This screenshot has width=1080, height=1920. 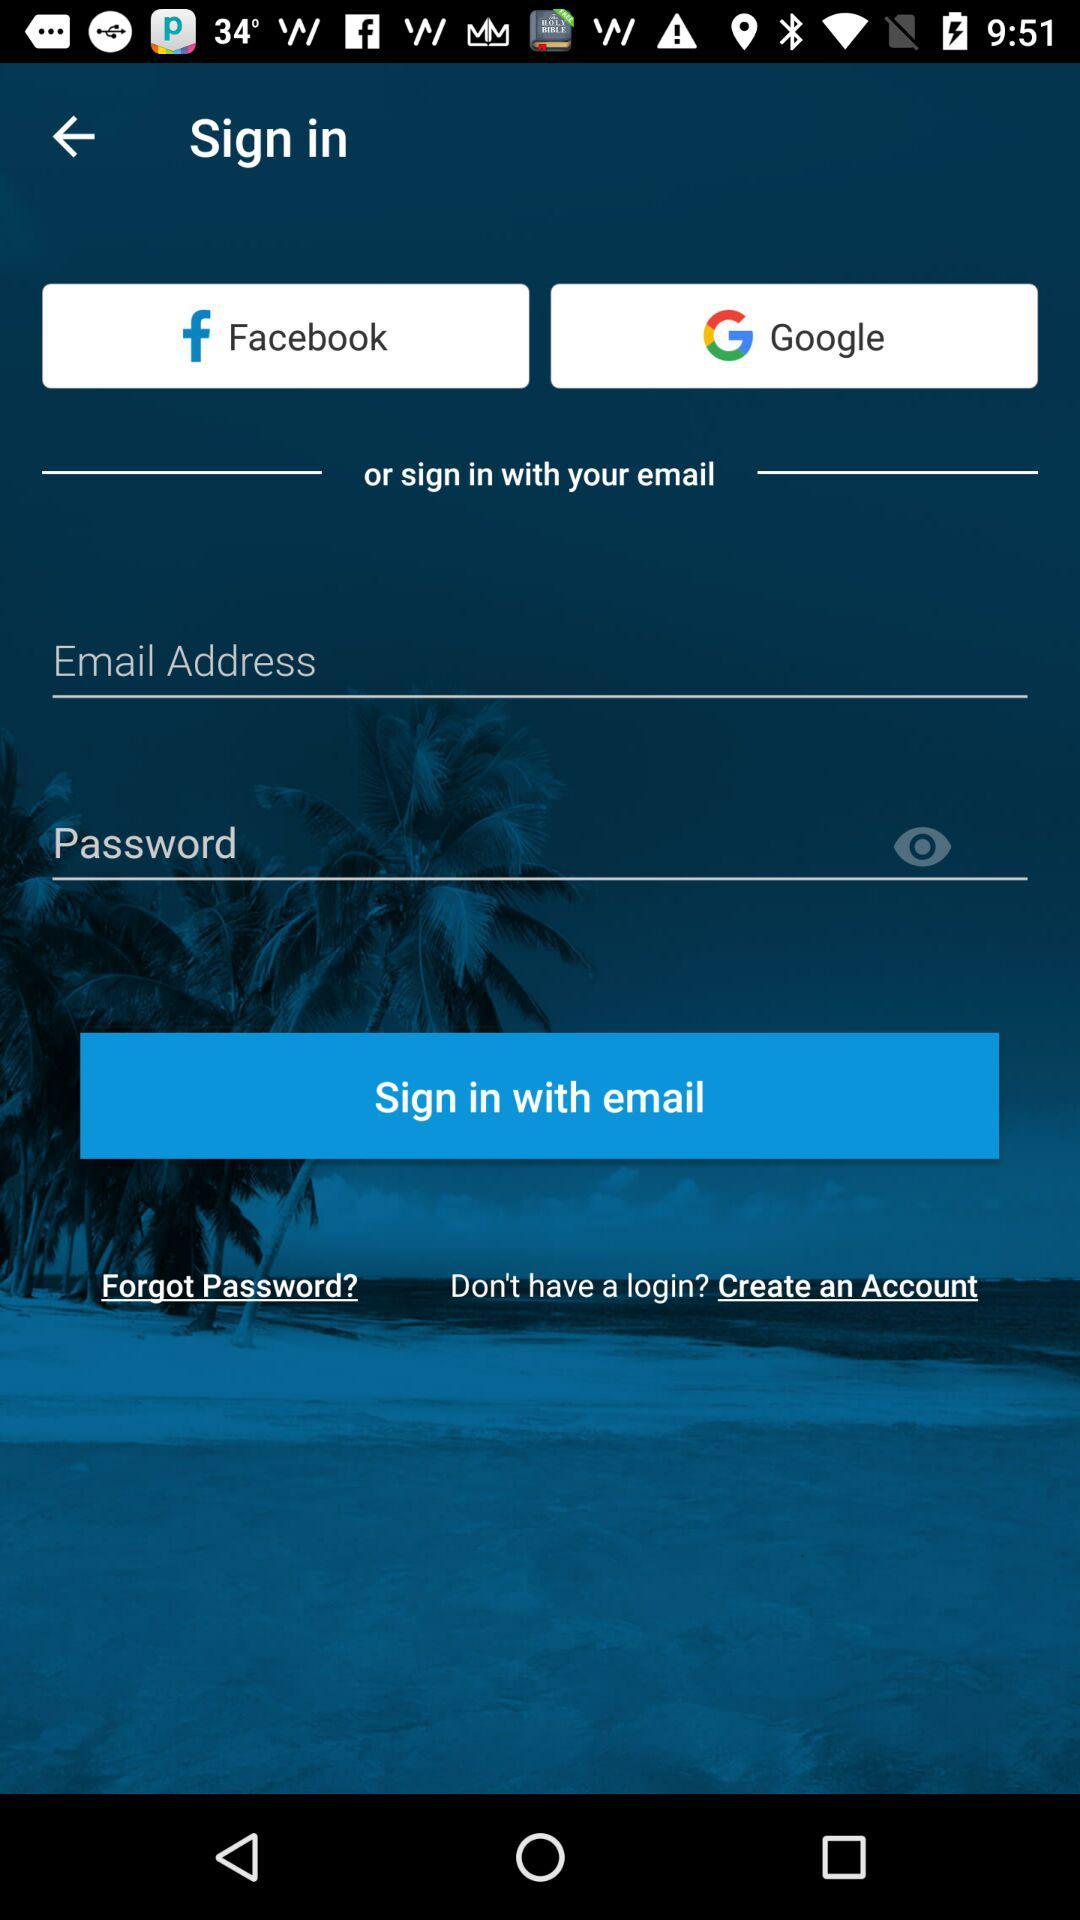 What do you see at coordinates (854, 1284) in the screenshot?
I see `the icon at the bottom right corner` at bounding box center [854, 1284].